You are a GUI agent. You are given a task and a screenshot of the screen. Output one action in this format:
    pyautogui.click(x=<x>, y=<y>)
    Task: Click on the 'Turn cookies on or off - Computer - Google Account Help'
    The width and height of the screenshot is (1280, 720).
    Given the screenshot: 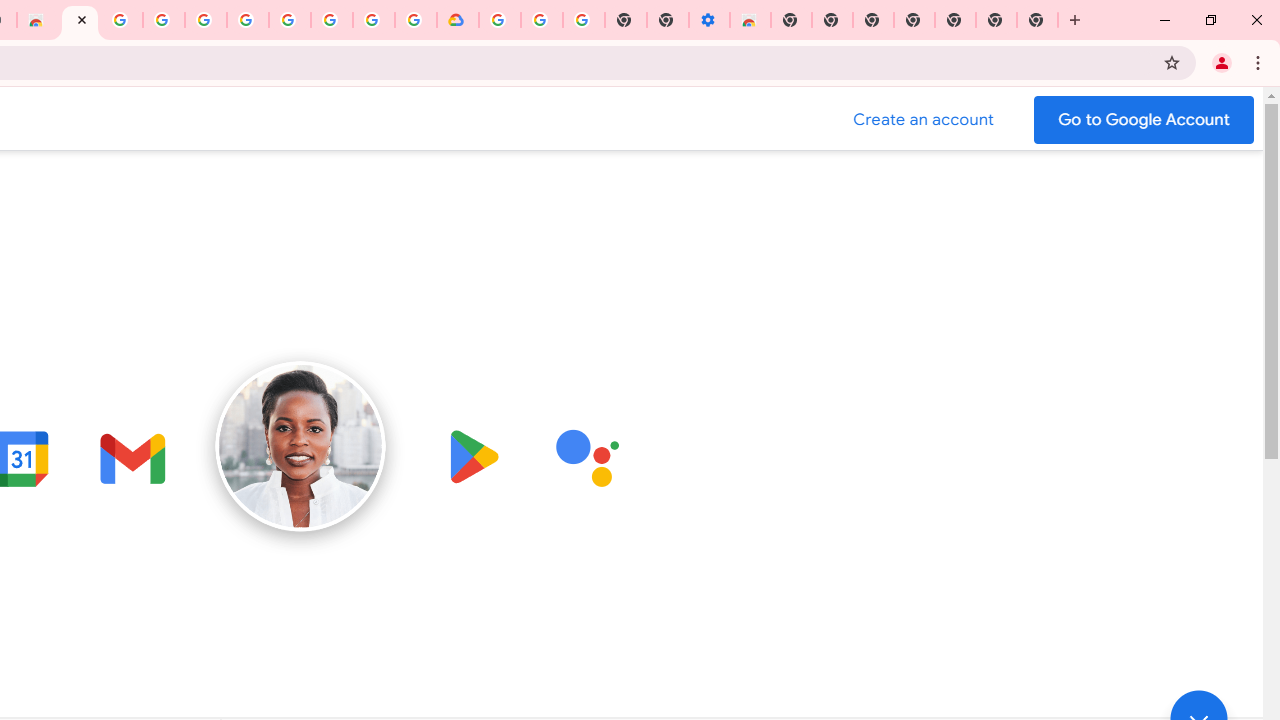 What is the action you would take?
    pyautogui.click(x=583, y=20)
    